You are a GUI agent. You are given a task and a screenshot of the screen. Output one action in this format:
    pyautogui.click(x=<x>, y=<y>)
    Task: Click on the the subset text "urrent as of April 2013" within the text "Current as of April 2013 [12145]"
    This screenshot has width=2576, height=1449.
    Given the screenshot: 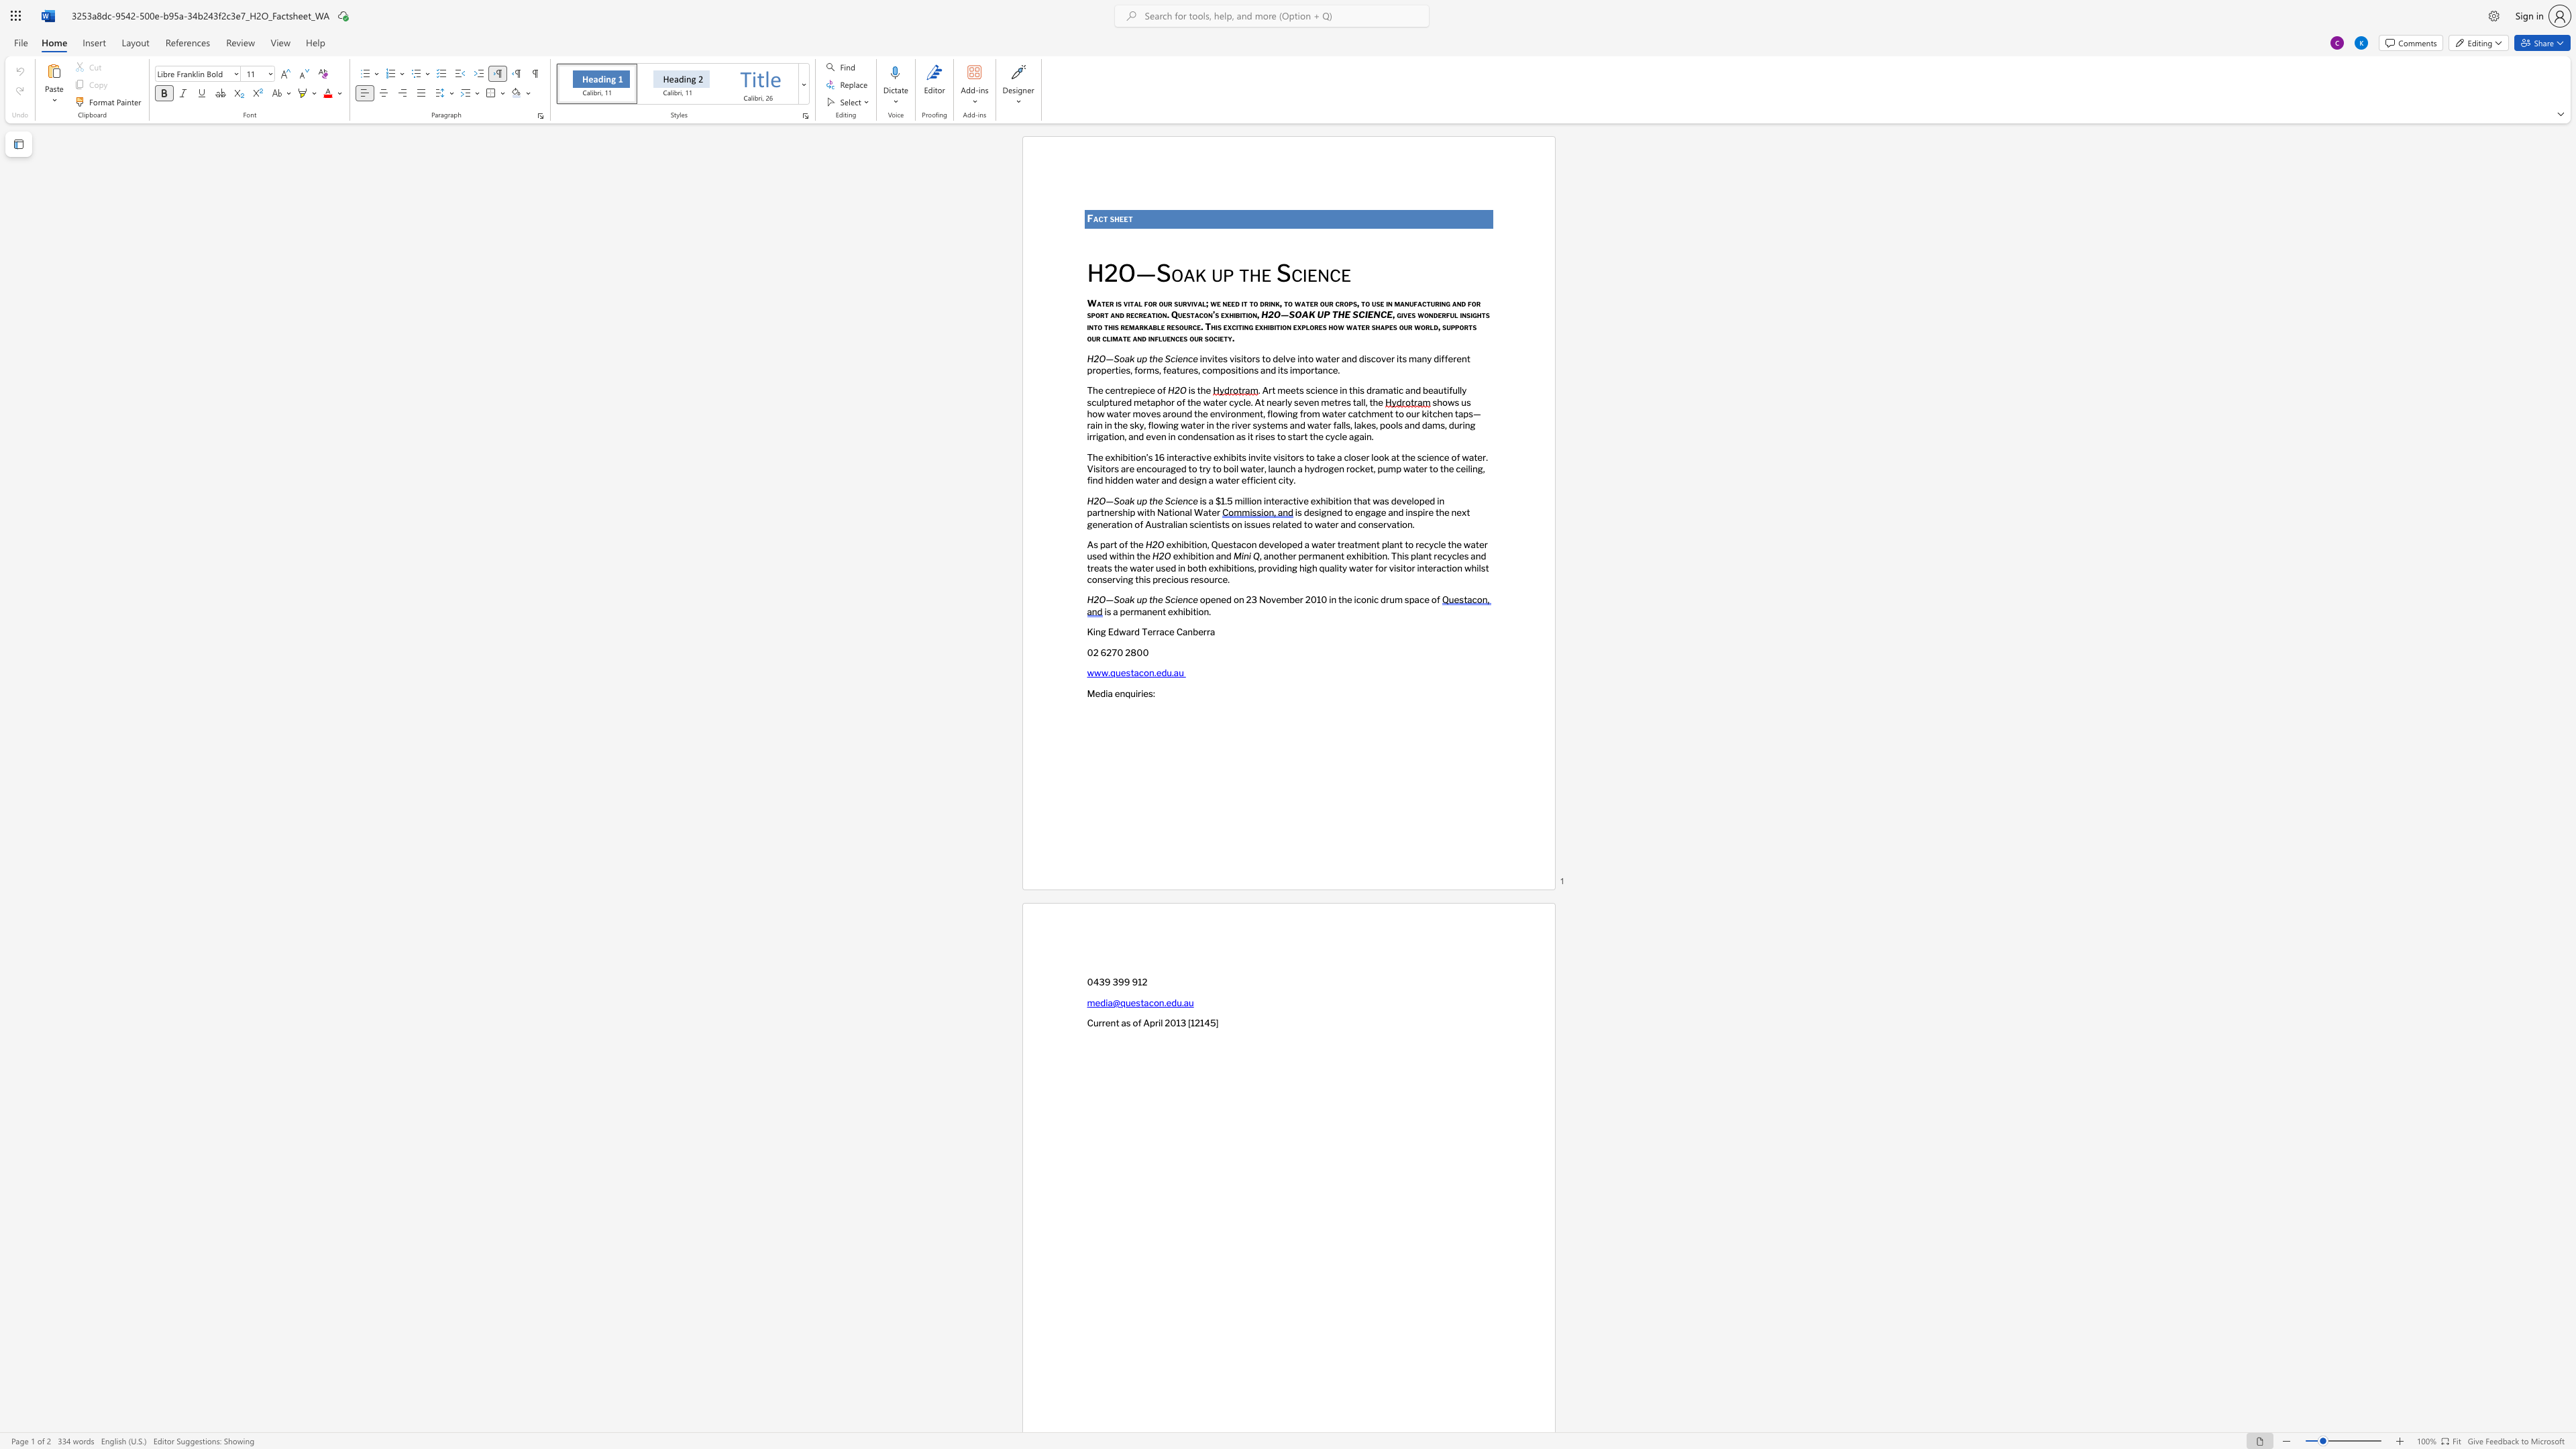 What is the action you would take?
    pyautogui.click(x=1093, y=1023)
    